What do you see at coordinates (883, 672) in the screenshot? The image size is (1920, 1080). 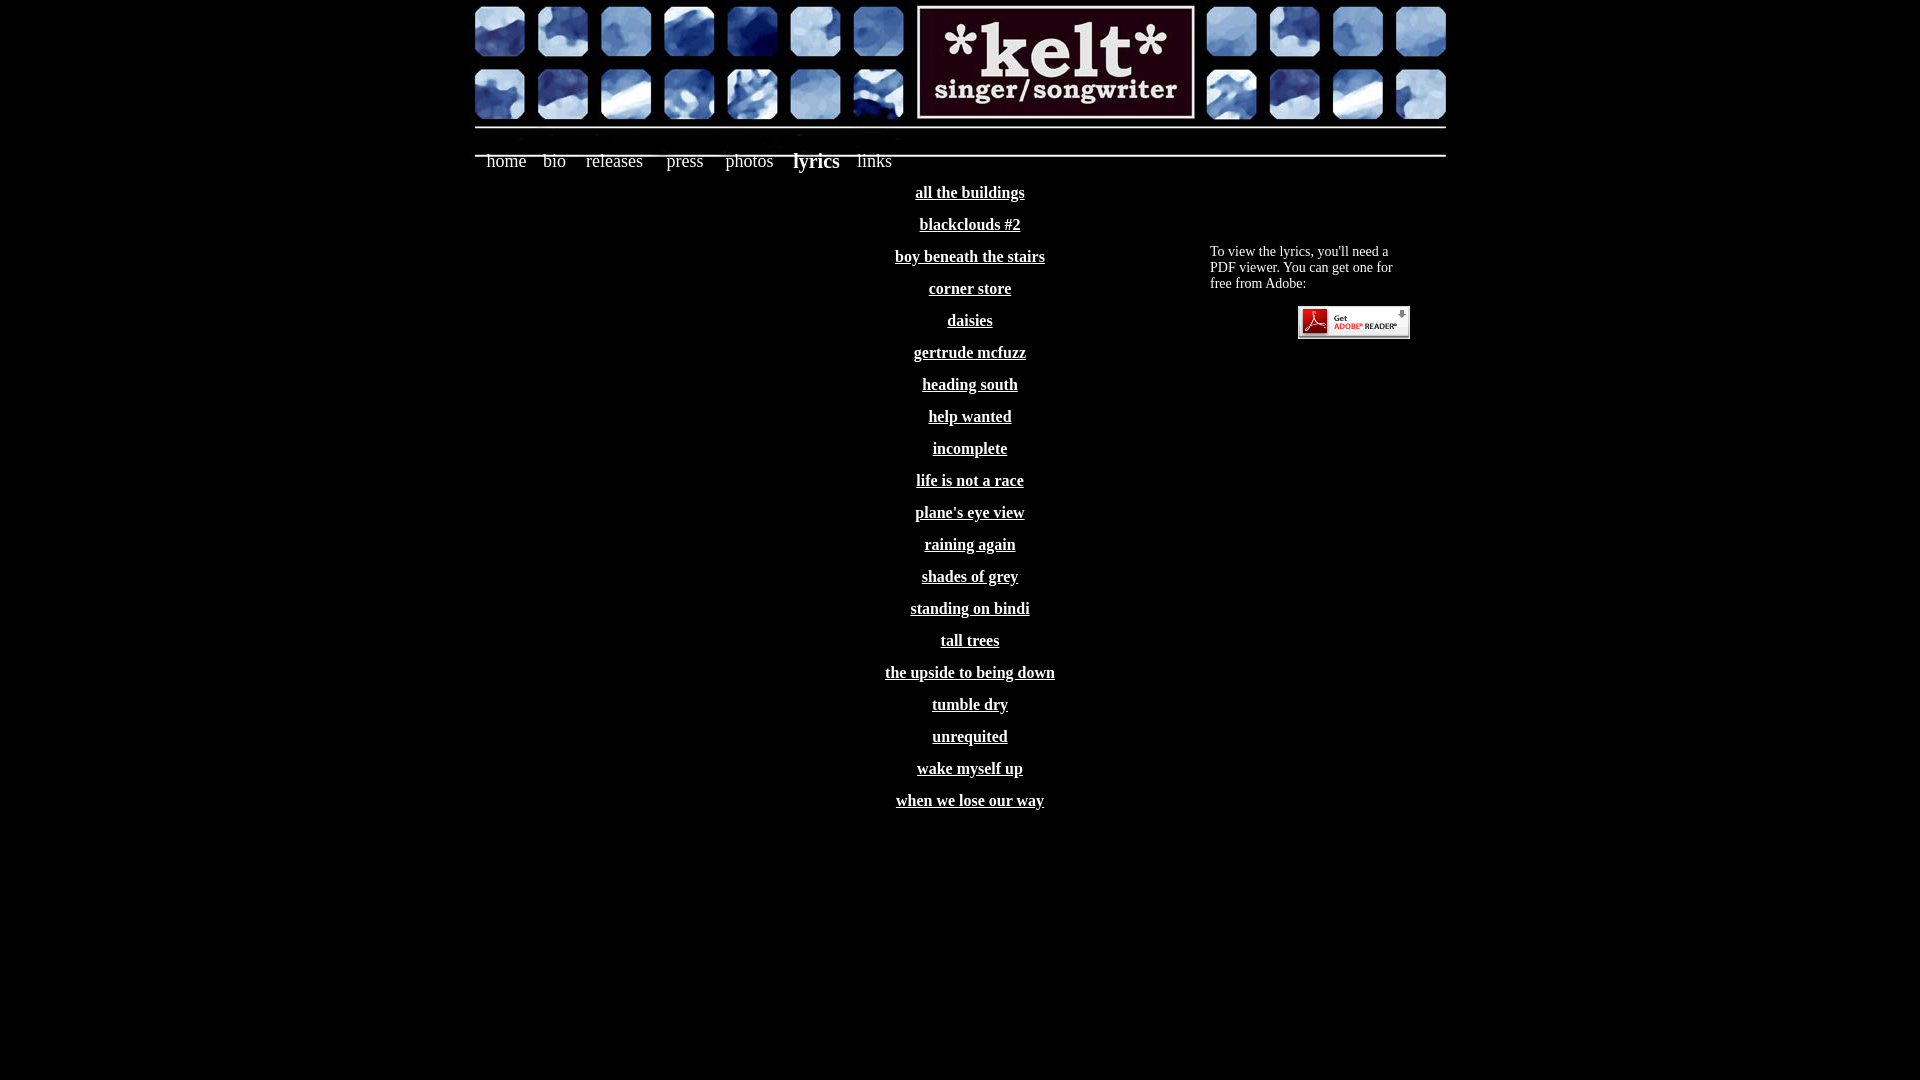 I see `'the upside to being down'` at bounding box center [883, 672].